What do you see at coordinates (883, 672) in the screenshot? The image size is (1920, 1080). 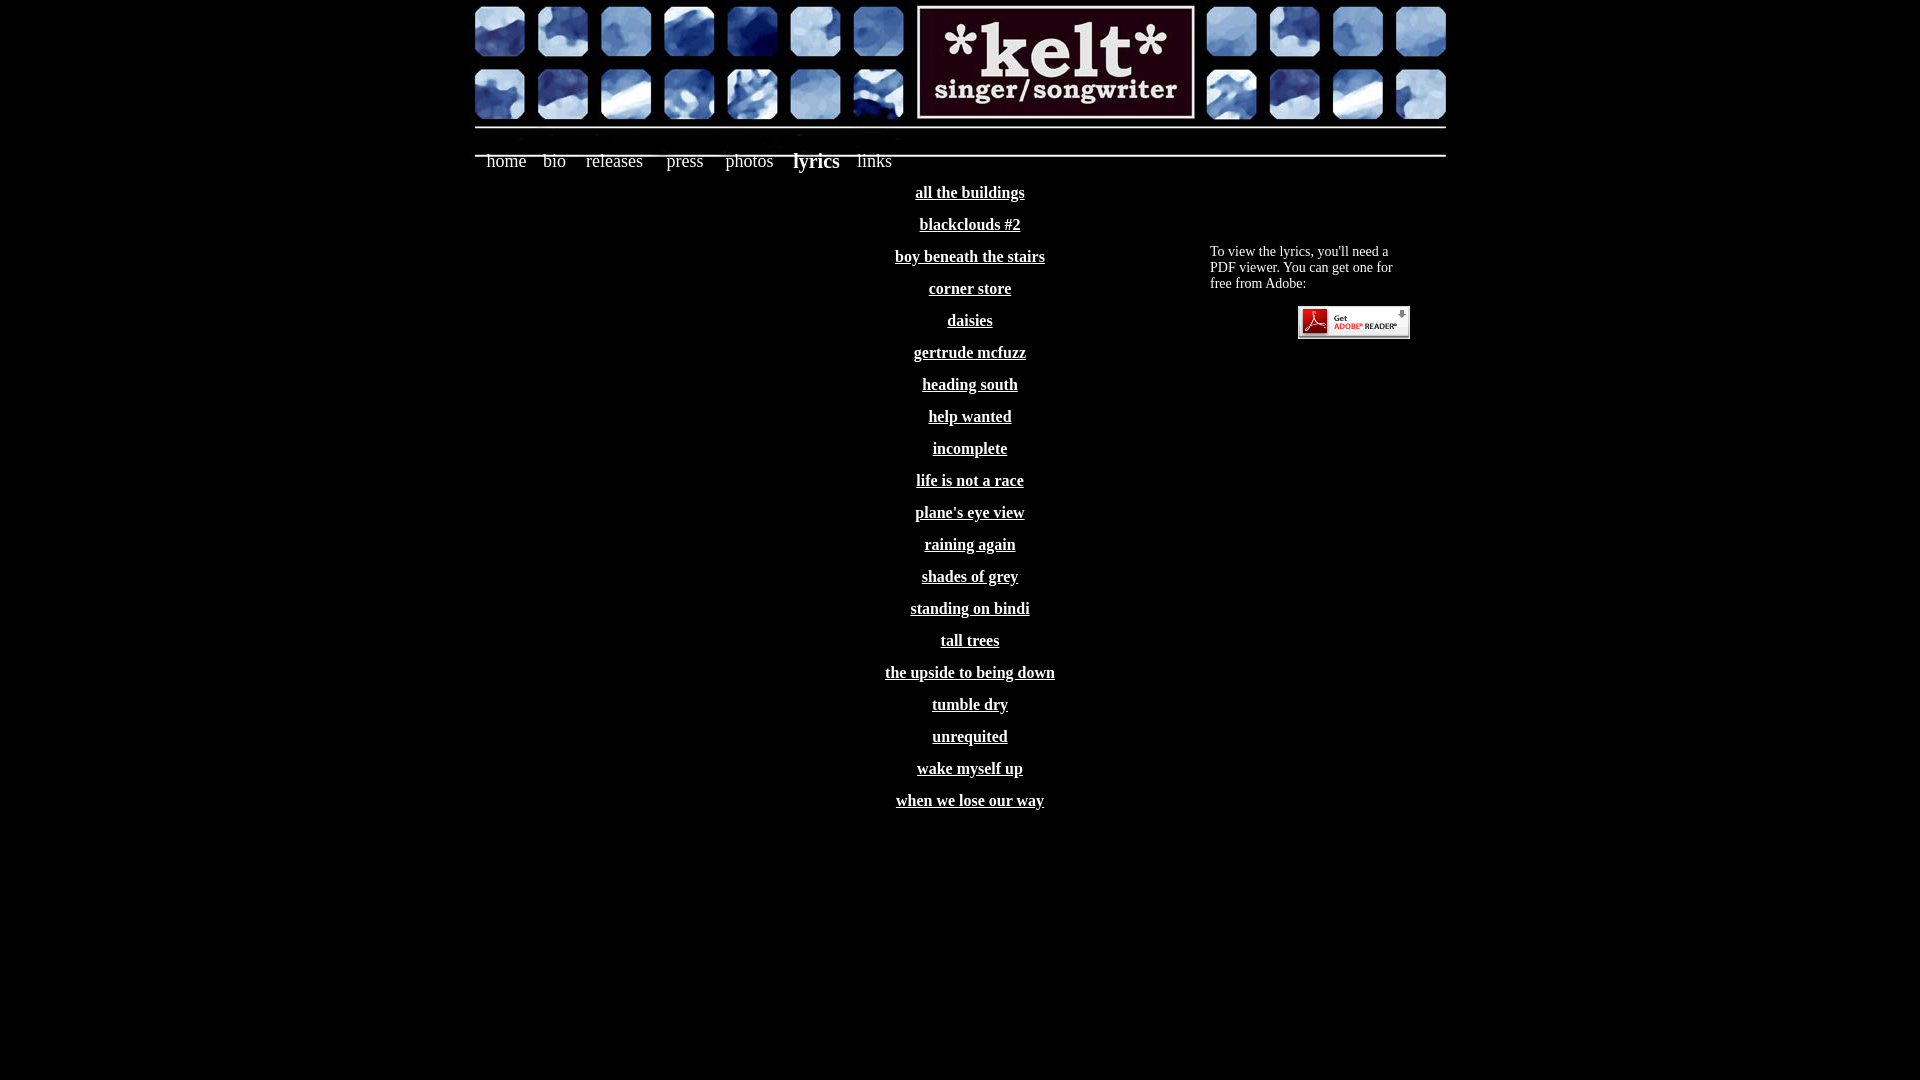 I see `'the upside to being down'` at bounding box center [883, 672].